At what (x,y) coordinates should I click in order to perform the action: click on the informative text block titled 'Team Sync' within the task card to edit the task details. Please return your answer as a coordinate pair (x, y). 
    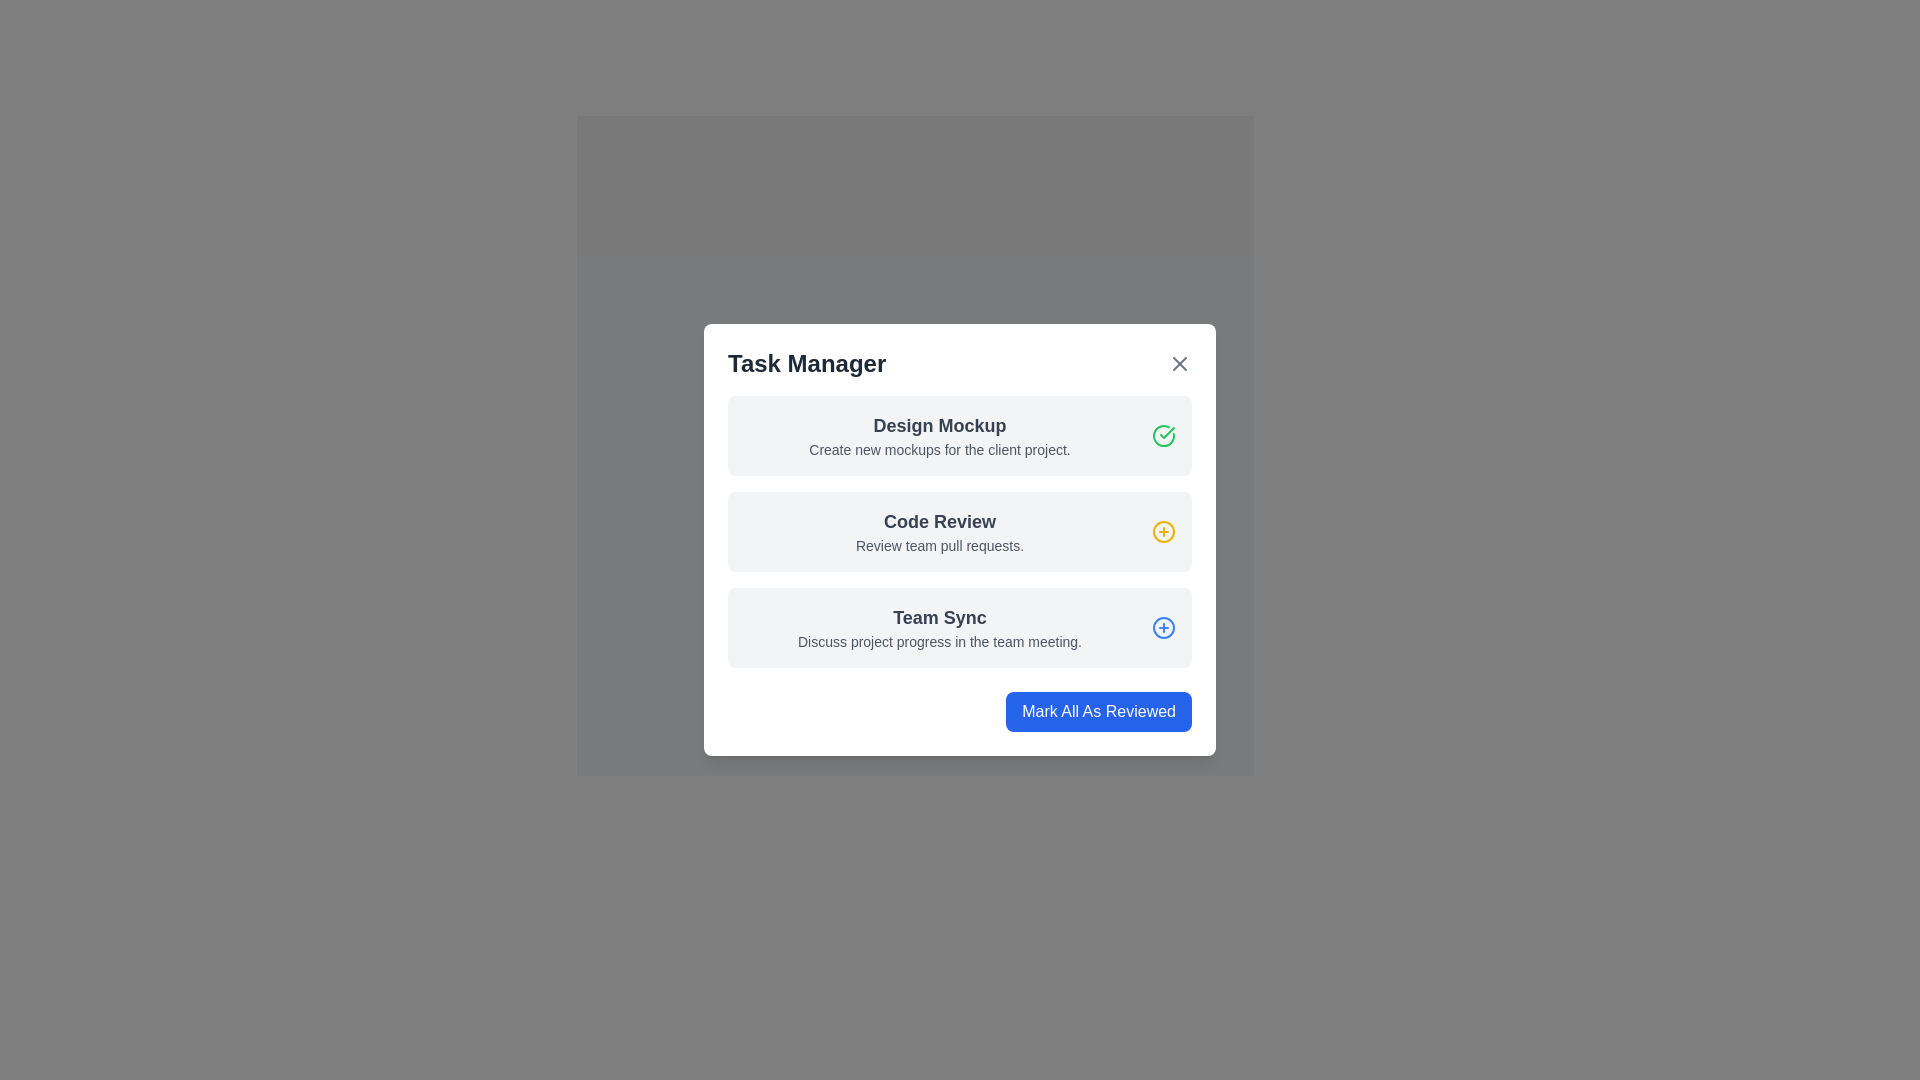
    Looking at the image, I should click on (939, 627).